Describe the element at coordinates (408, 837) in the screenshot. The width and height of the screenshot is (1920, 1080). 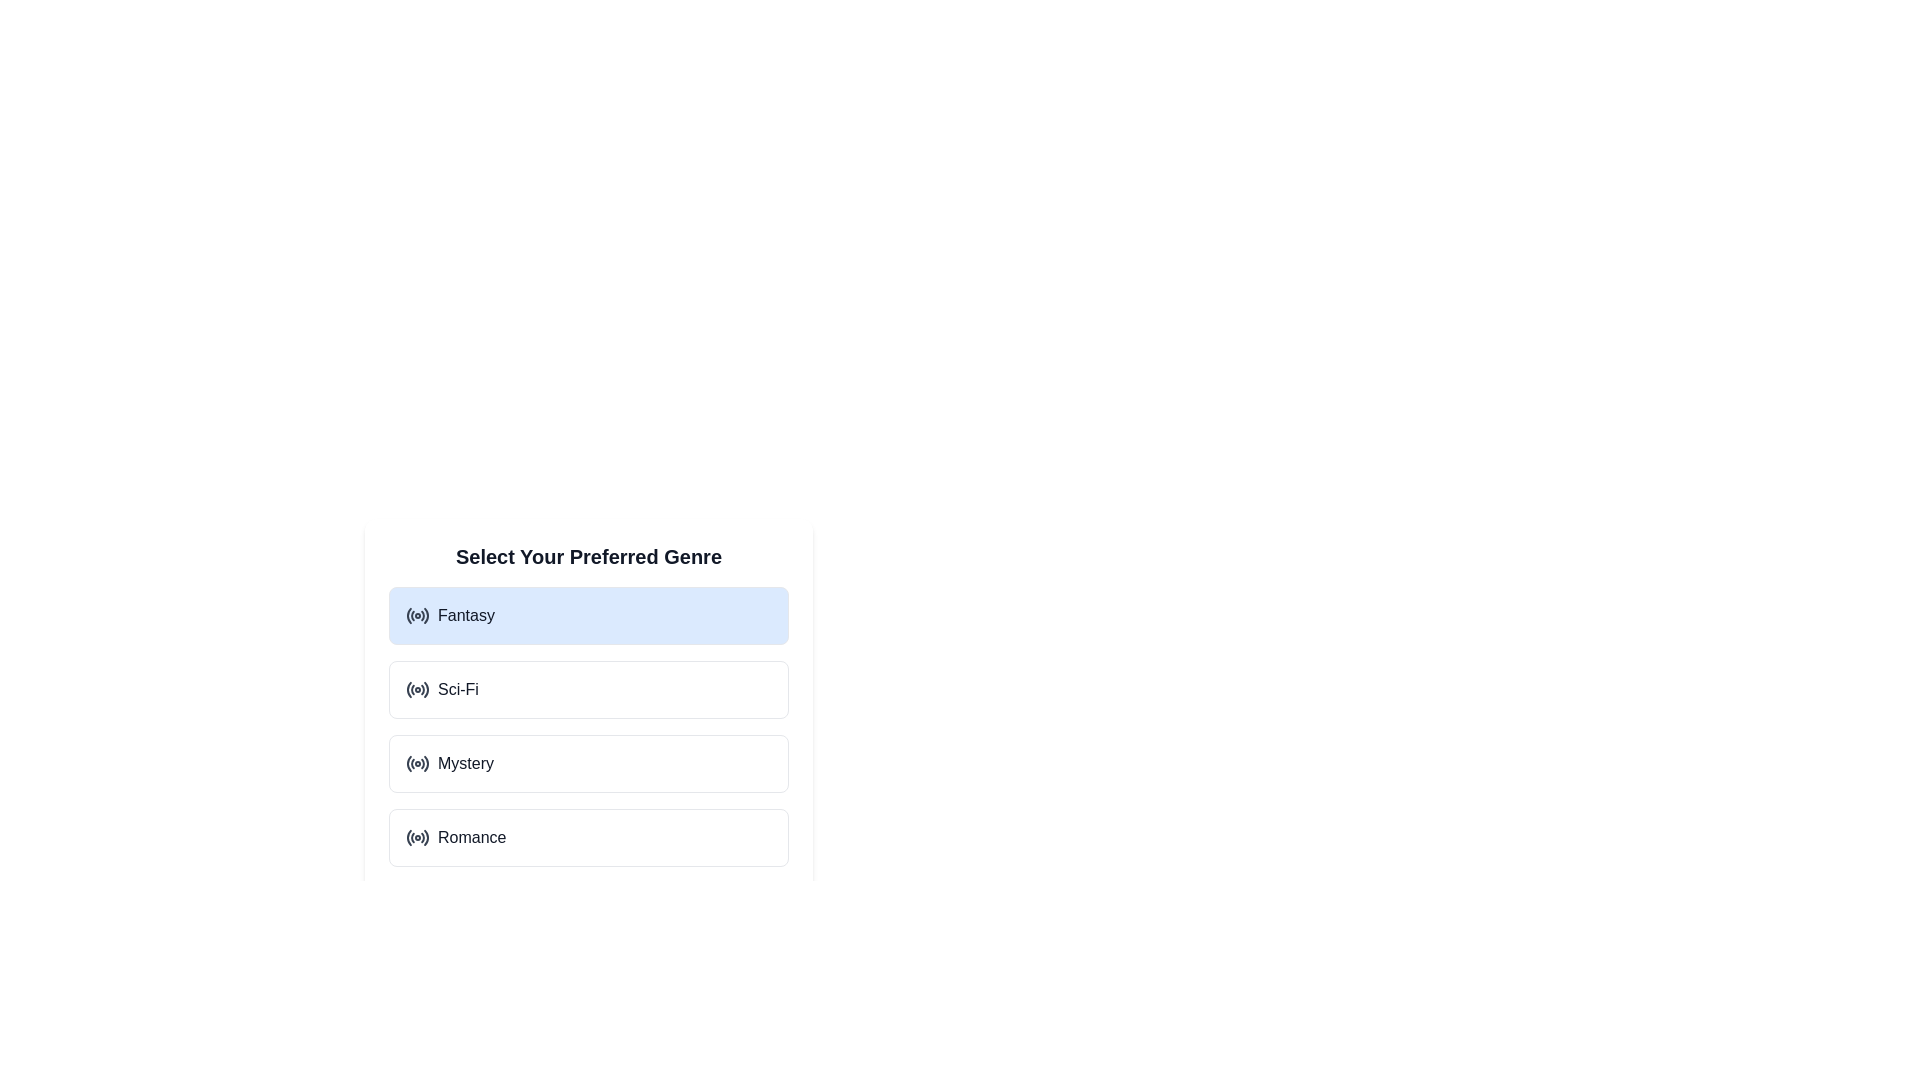
I see `the outermost curved line of the radio button icon for 'Romance'` at that location.